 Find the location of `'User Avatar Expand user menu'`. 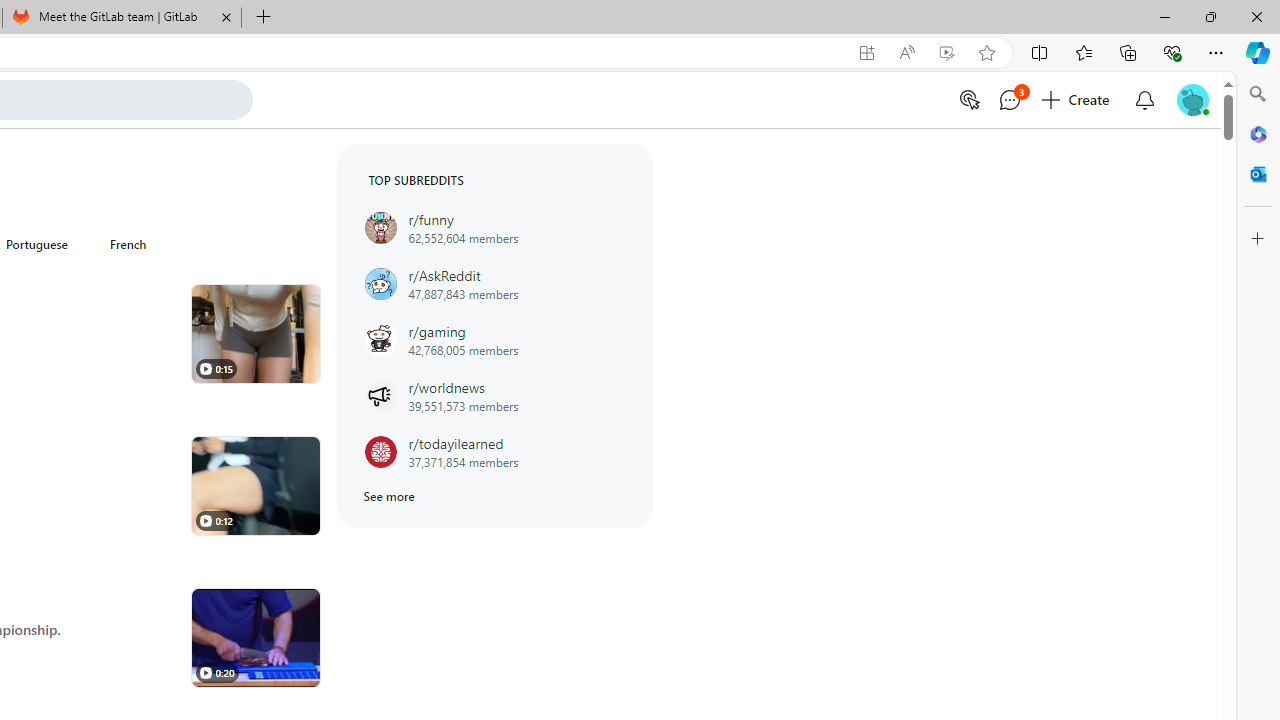

'User Avatar Expand user menu' is located at coordinates (1192, 99).